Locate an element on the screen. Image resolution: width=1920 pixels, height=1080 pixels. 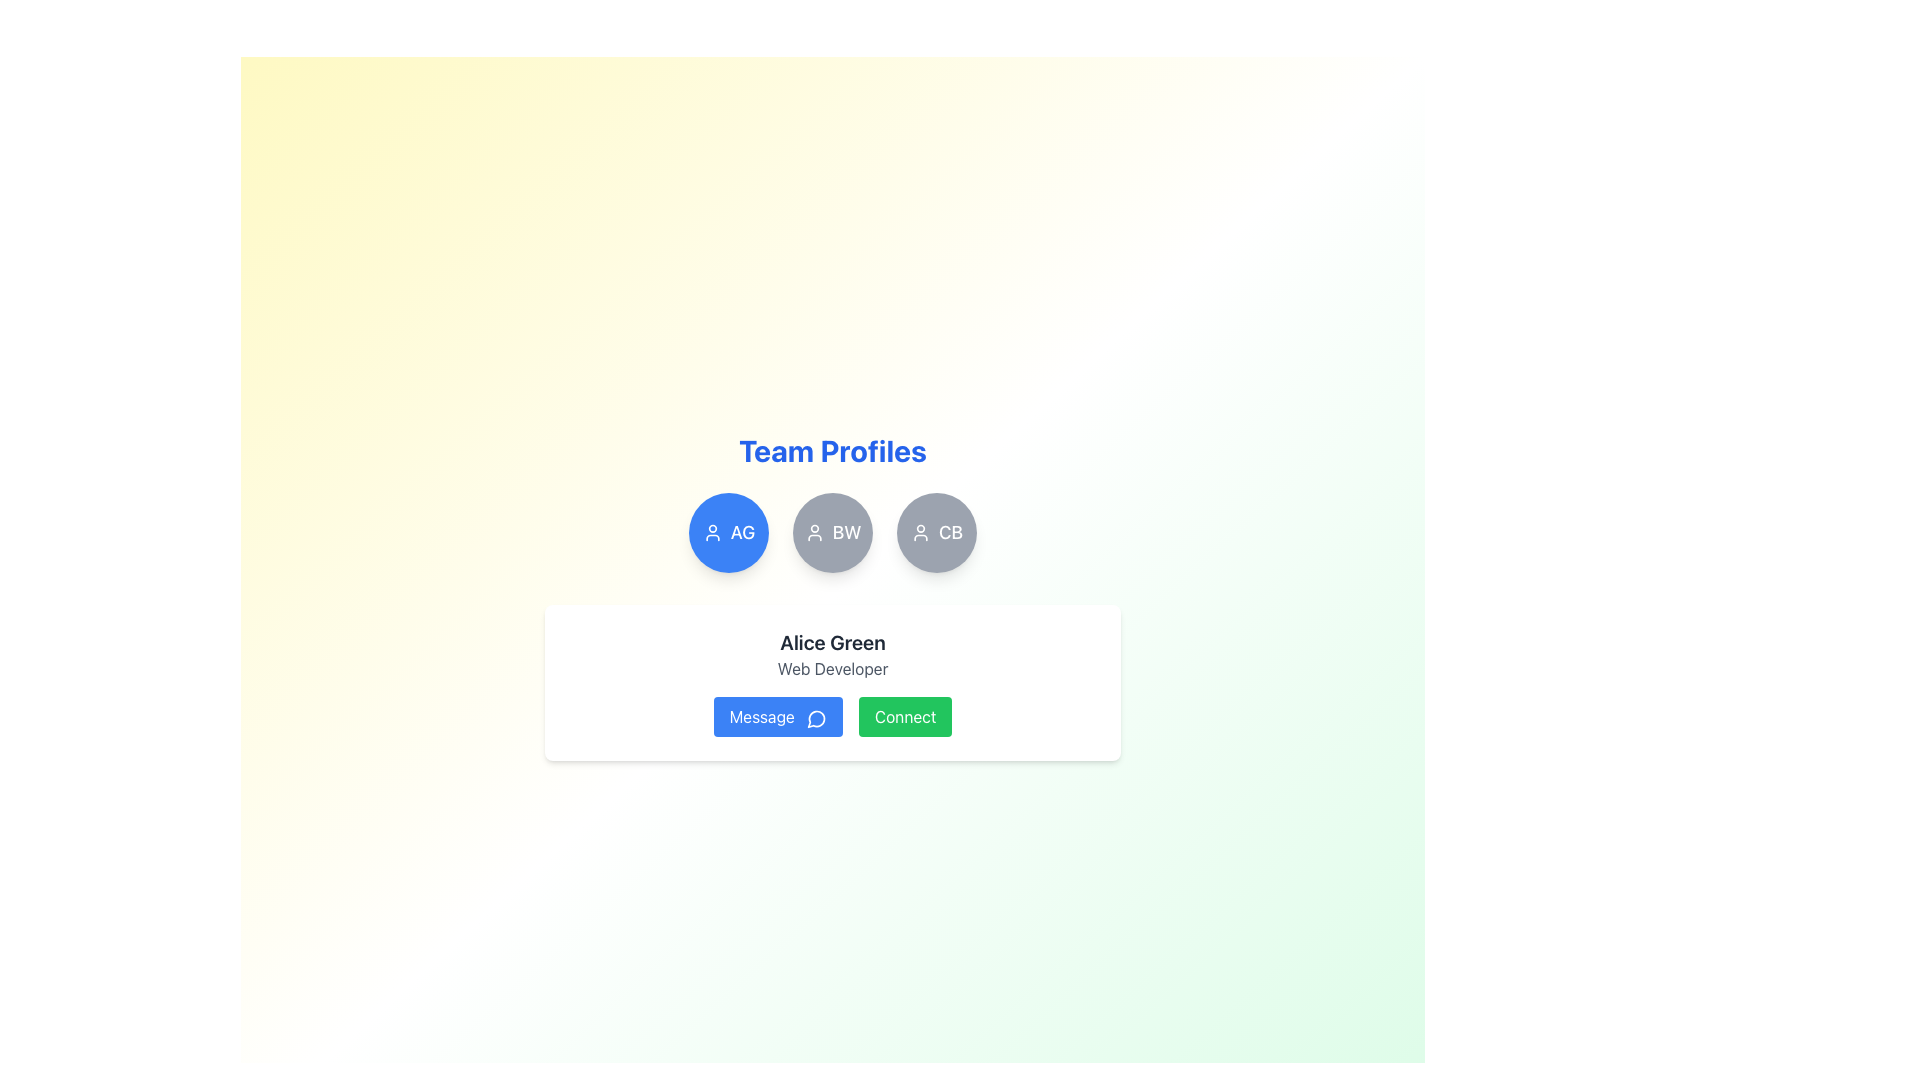
the green 'Connect' button is located at coordinates (904, 716).